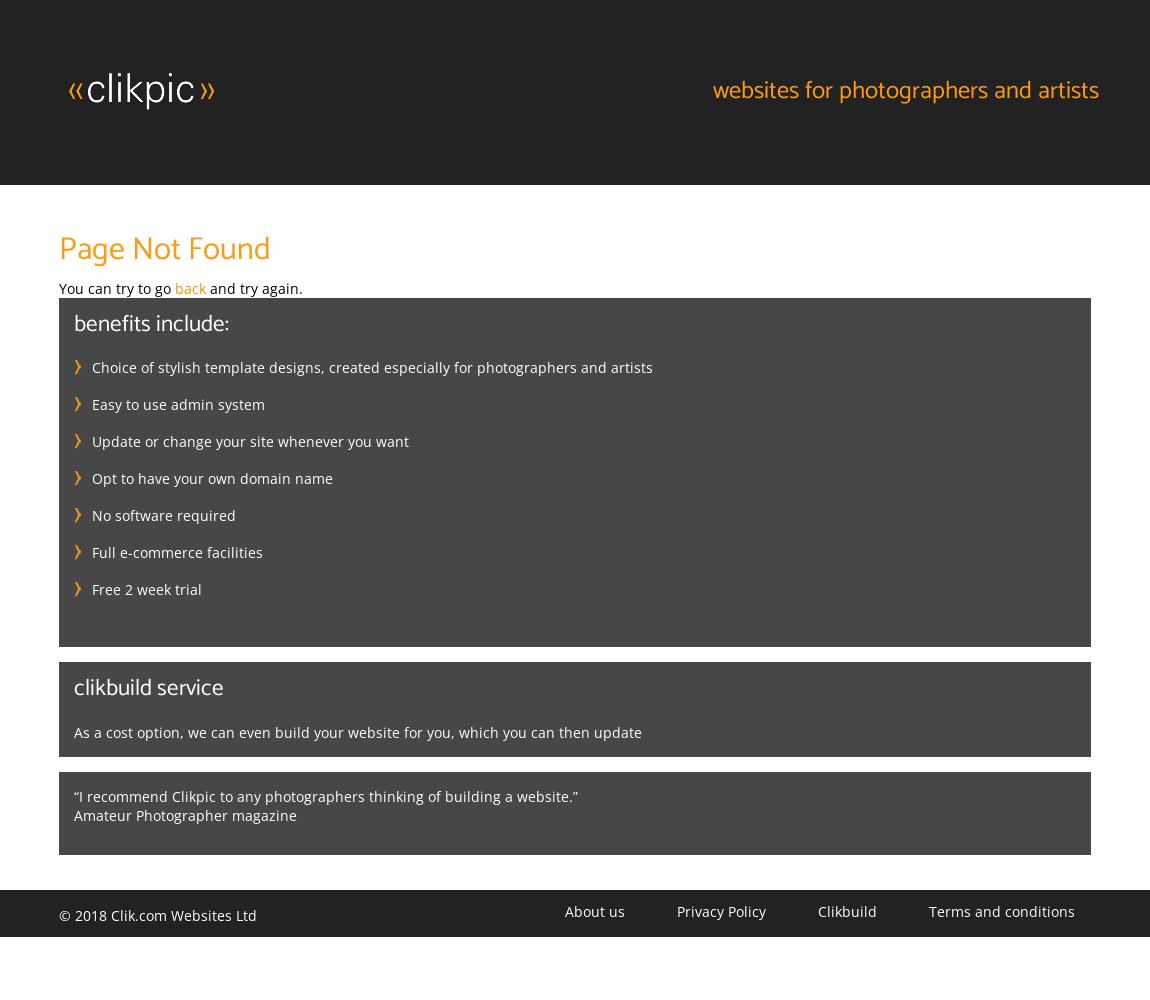 This screenshot has width=1150, height=1000. Describe the element at coordinates (176, 551) in the screenshot. I see `'Full e-commerce facilities'` at that location.